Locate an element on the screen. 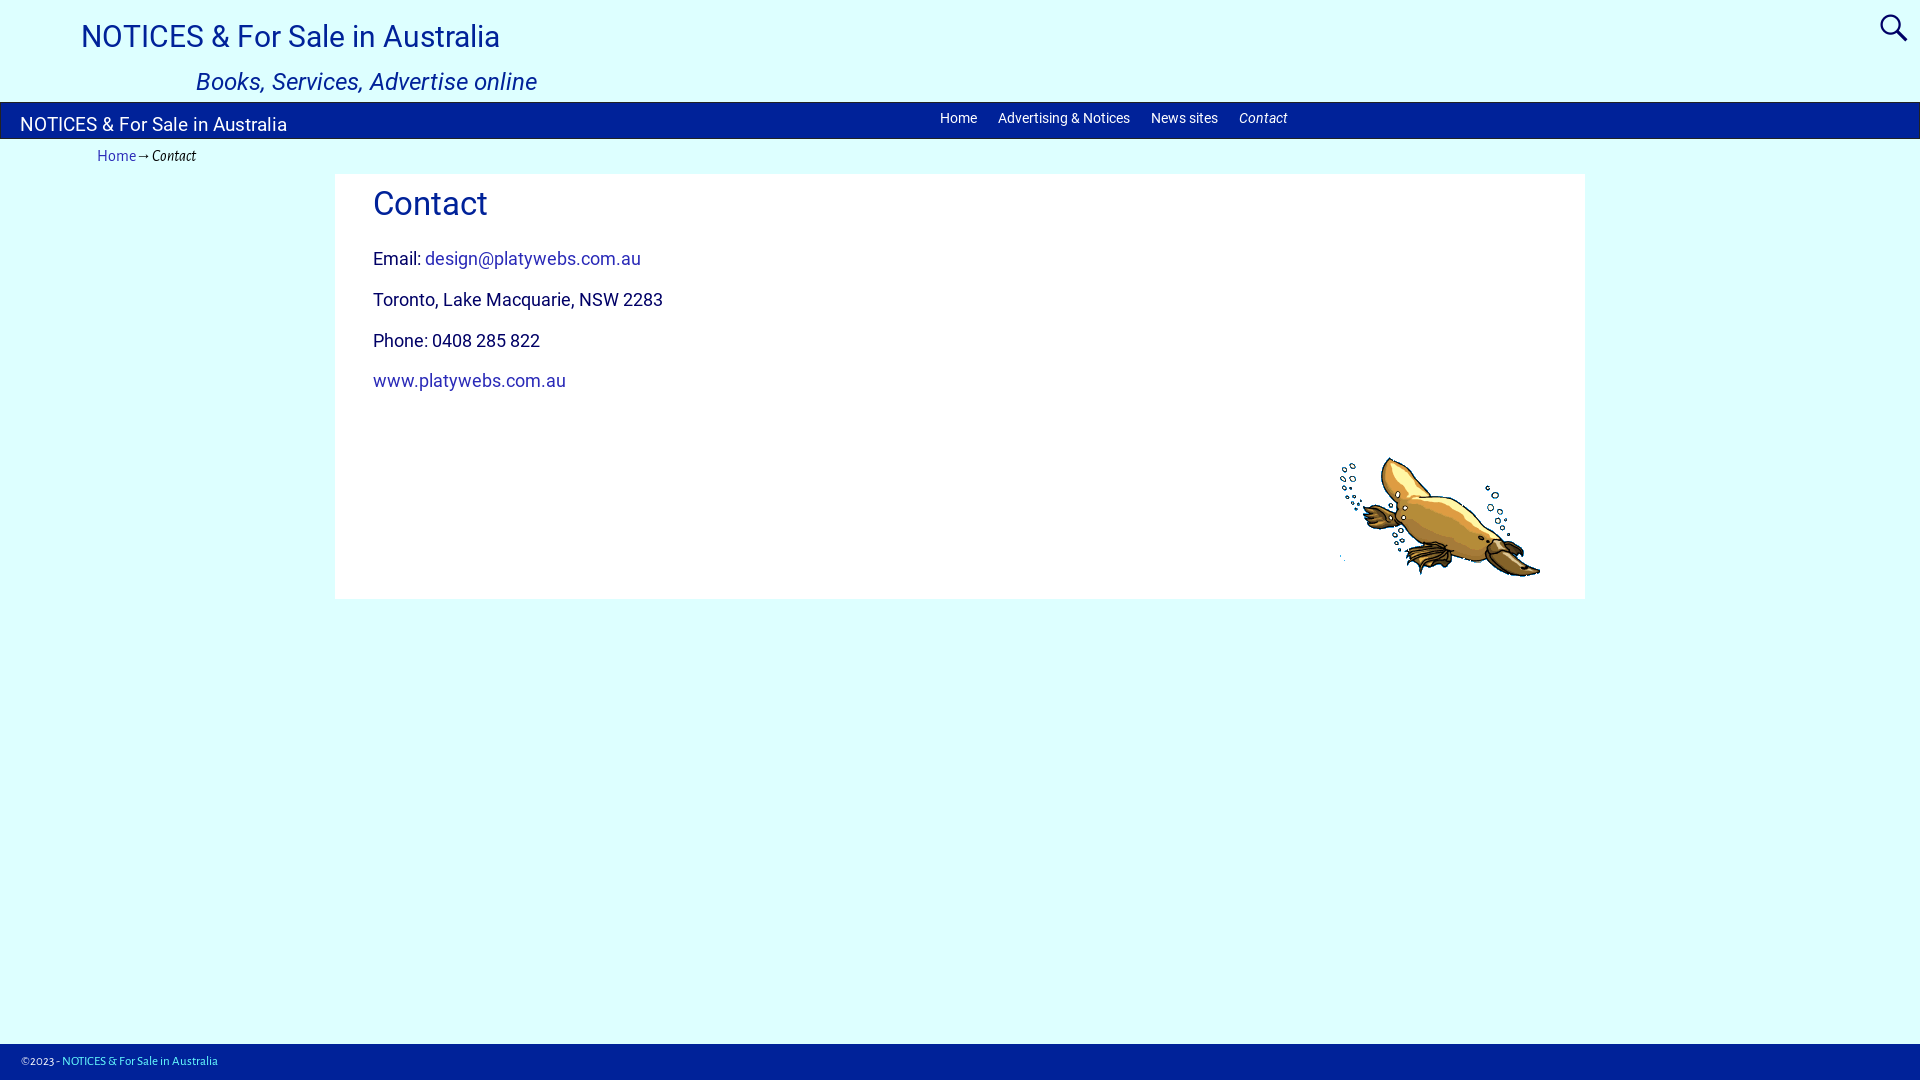 This screenshot has width=1920, height=1080. 'www.platywebs.com.au' is located at coordinates (372, 381).